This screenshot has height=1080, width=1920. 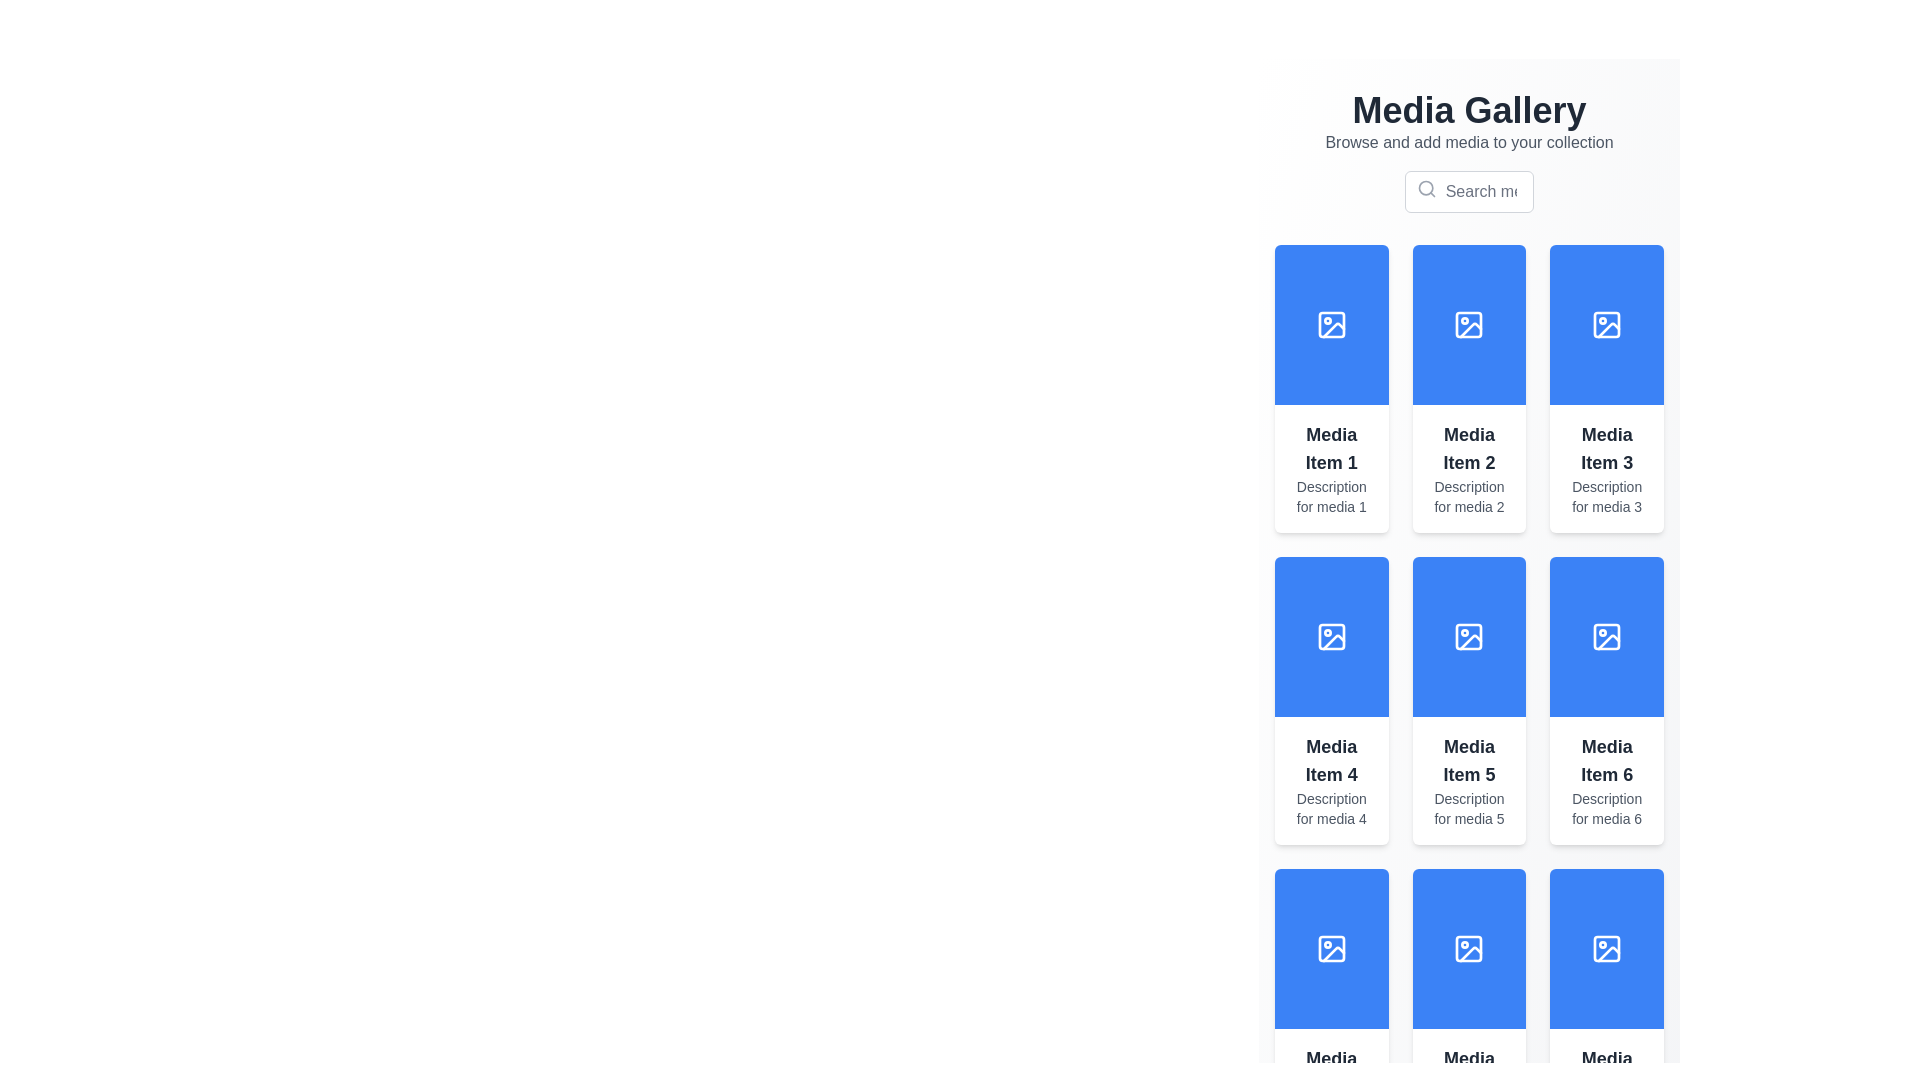 I want to click on the text label displaying 'Media Item 4', which is, so click(x=1331, y=760).